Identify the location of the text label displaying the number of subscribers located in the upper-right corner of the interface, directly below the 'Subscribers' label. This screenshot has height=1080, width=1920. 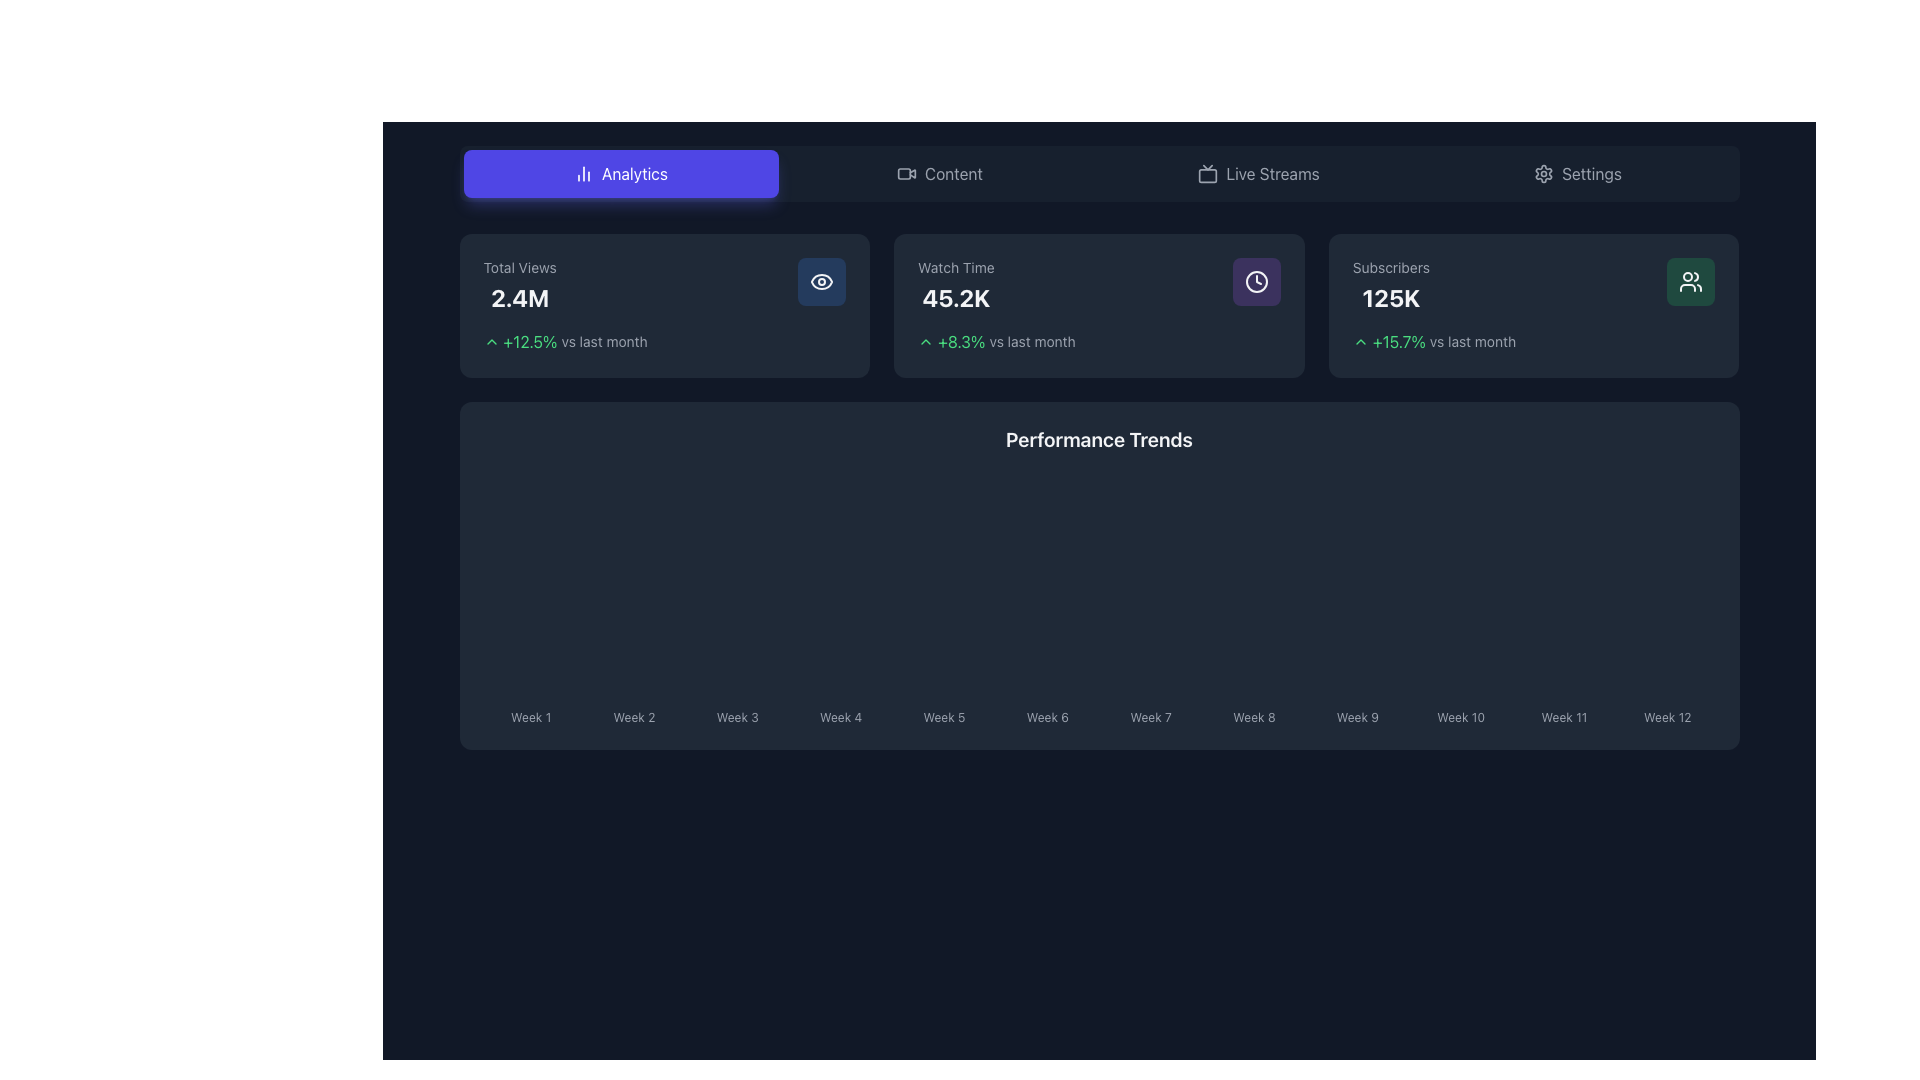
(1390, 297).